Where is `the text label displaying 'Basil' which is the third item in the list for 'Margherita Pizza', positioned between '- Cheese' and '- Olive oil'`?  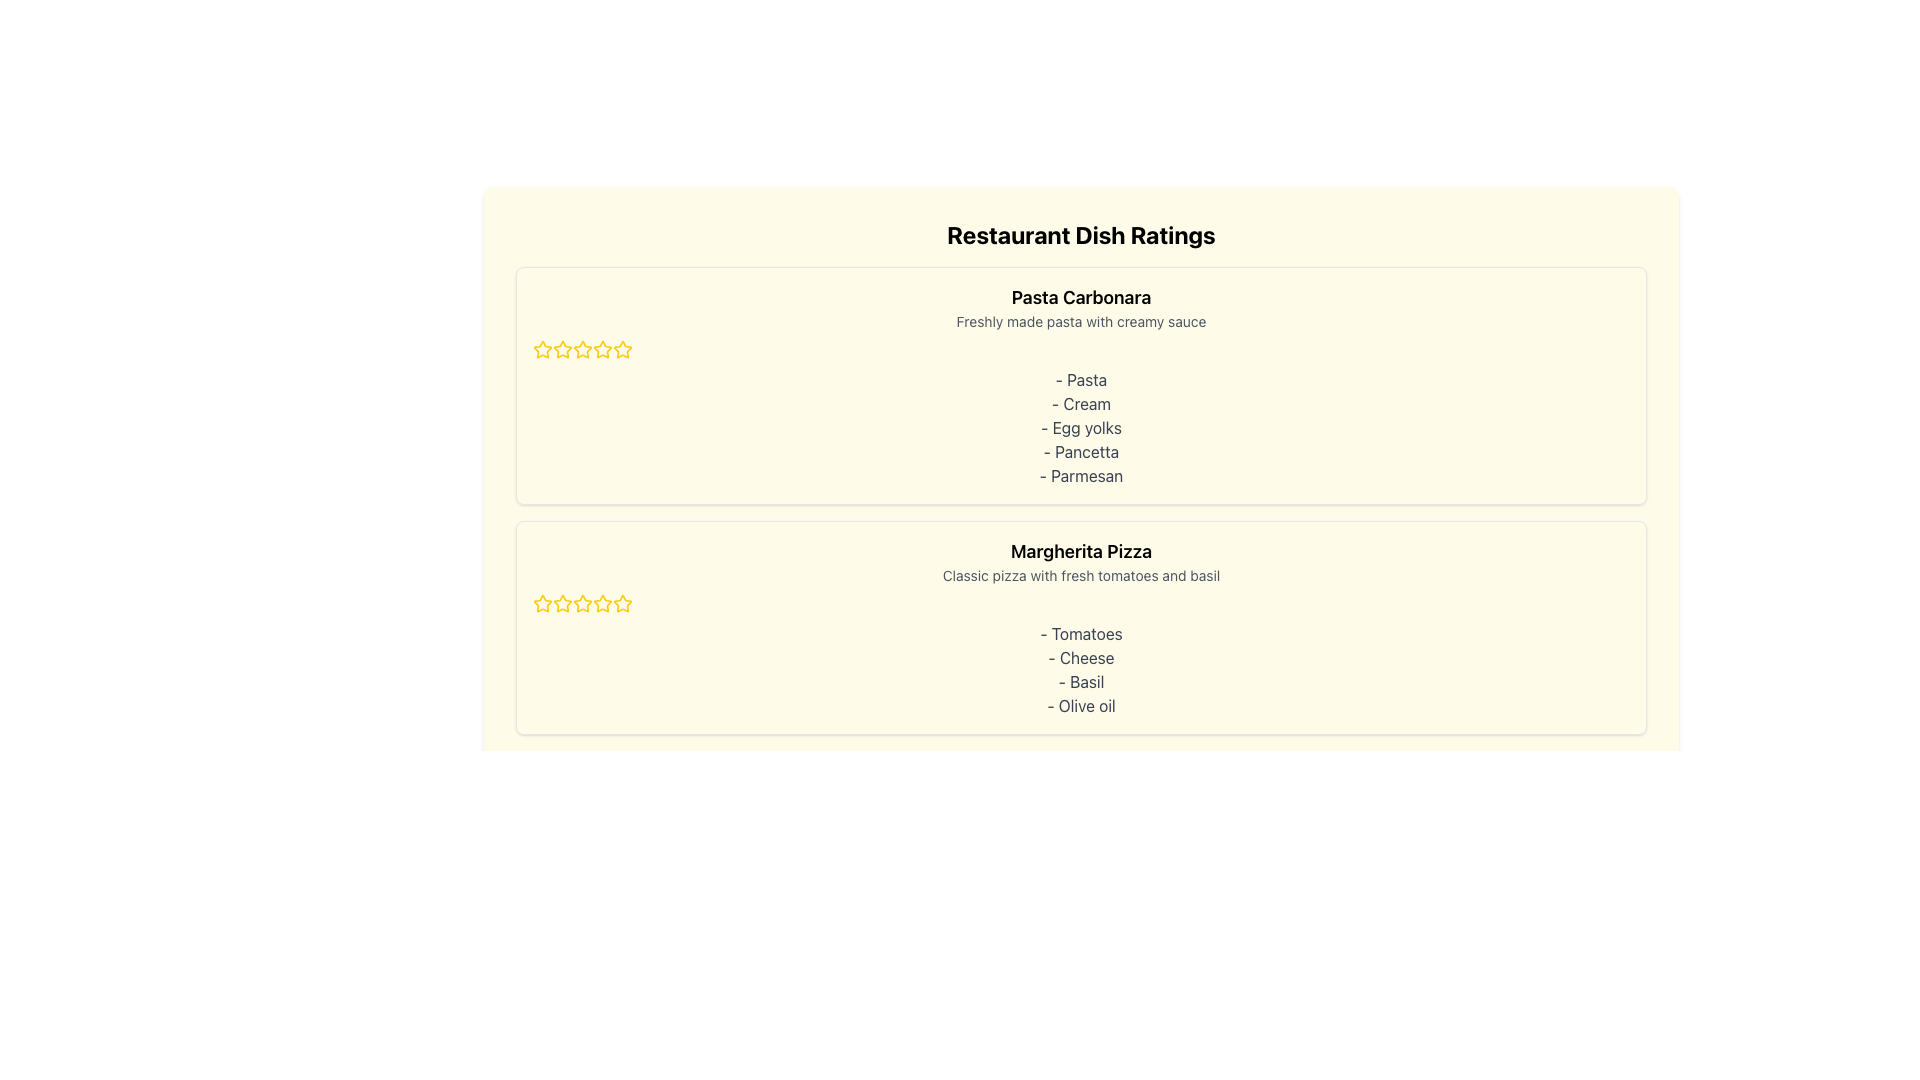 the text label displaying 'Basil' which is the third item in the list for 'Margherita Pizza', positioned between '- Cheese' and '- Olive oil' is located at coordinates (1080, 681).